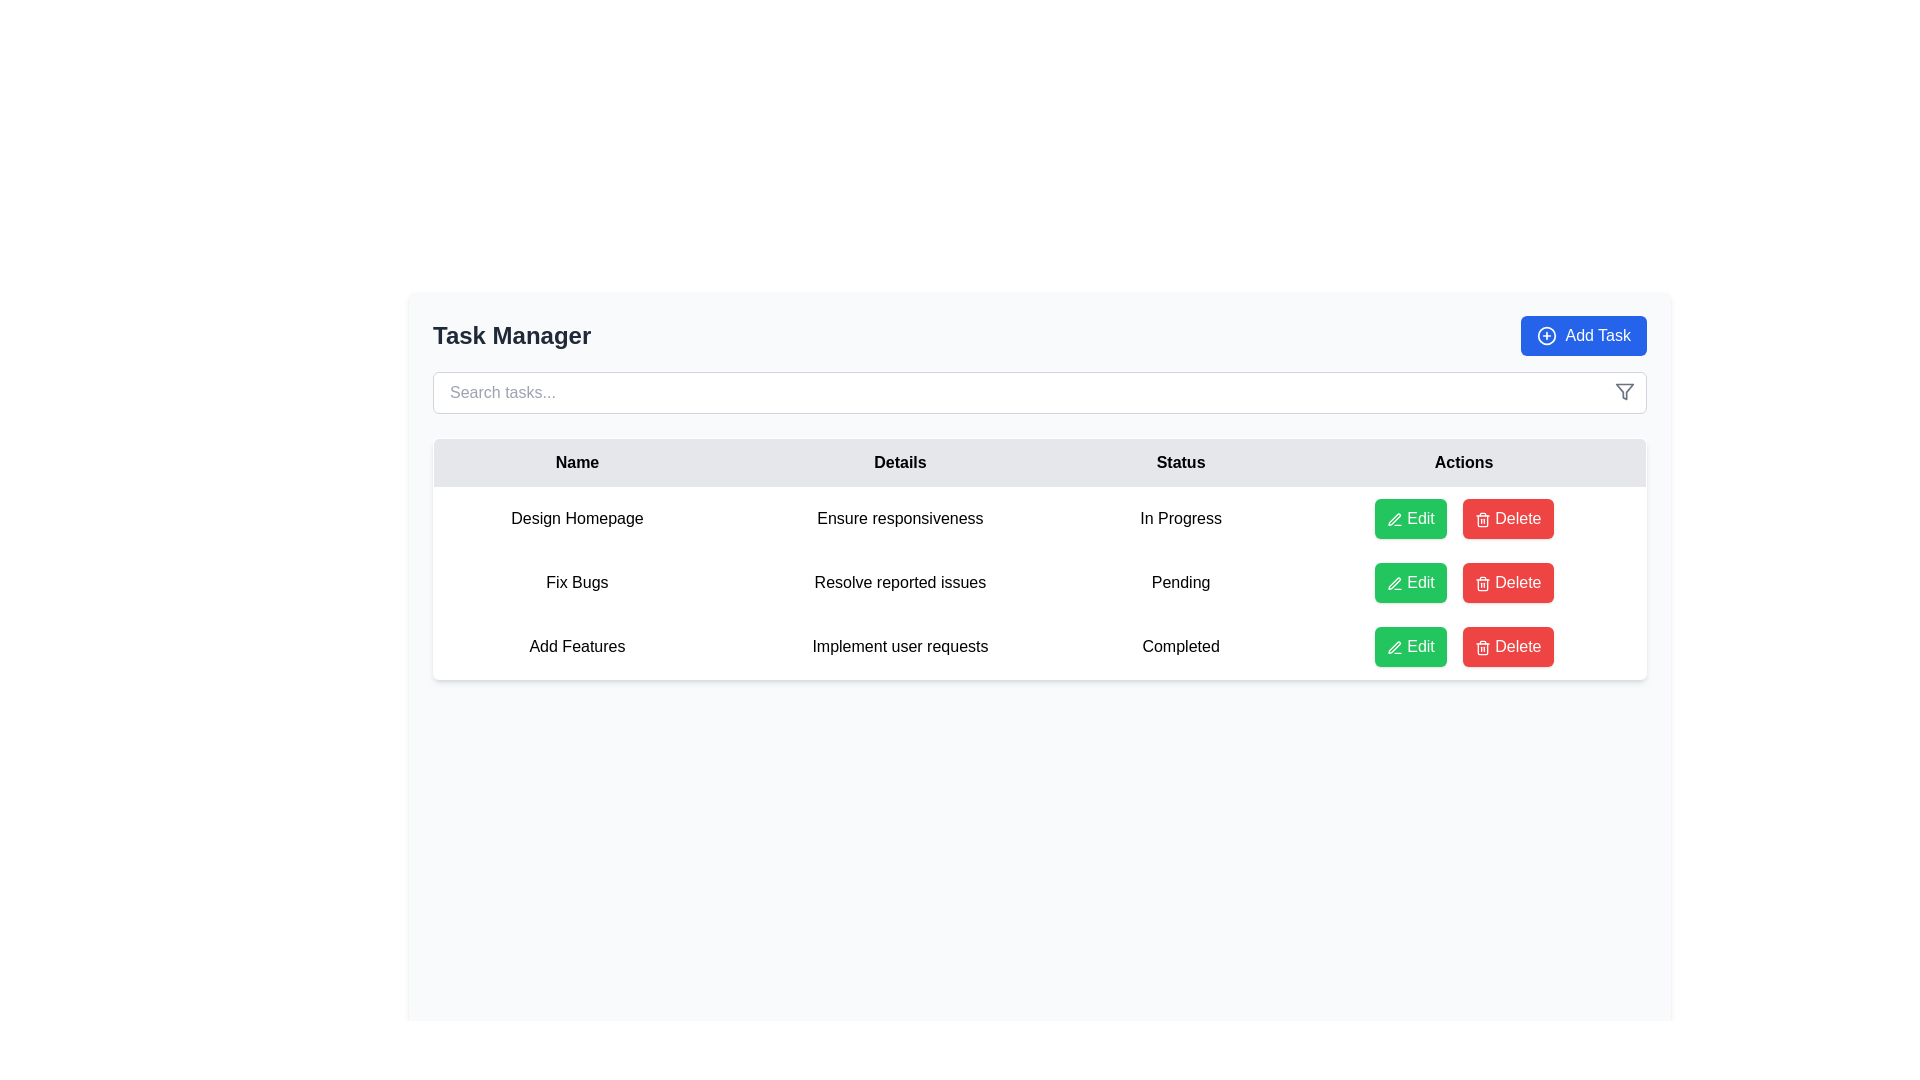 The image size is (1920, 1080). I want to click on the static text label displaying 'Design Homepage', which is the first element in the 'Name' column of the table, so click(576, 518).